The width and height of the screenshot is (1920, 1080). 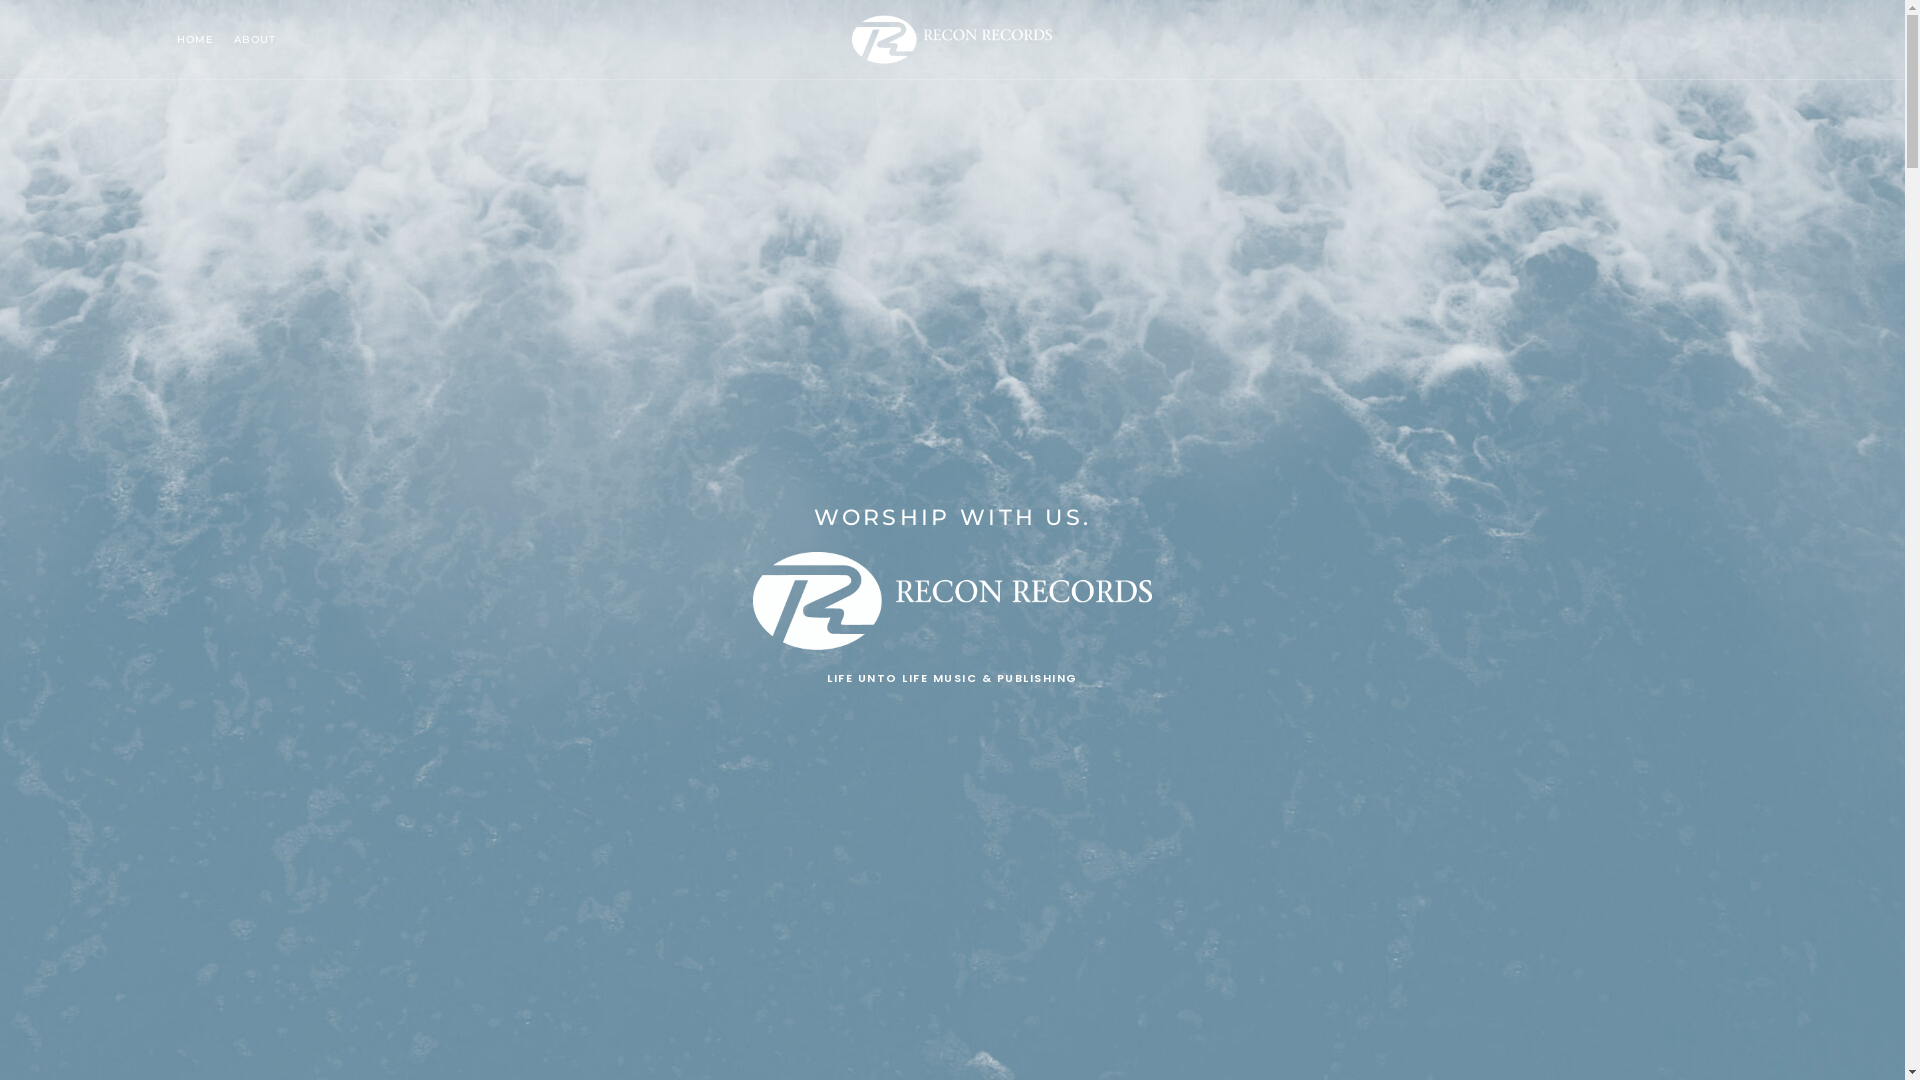 I want to click on 'HOME', so click(x=177, y=39).